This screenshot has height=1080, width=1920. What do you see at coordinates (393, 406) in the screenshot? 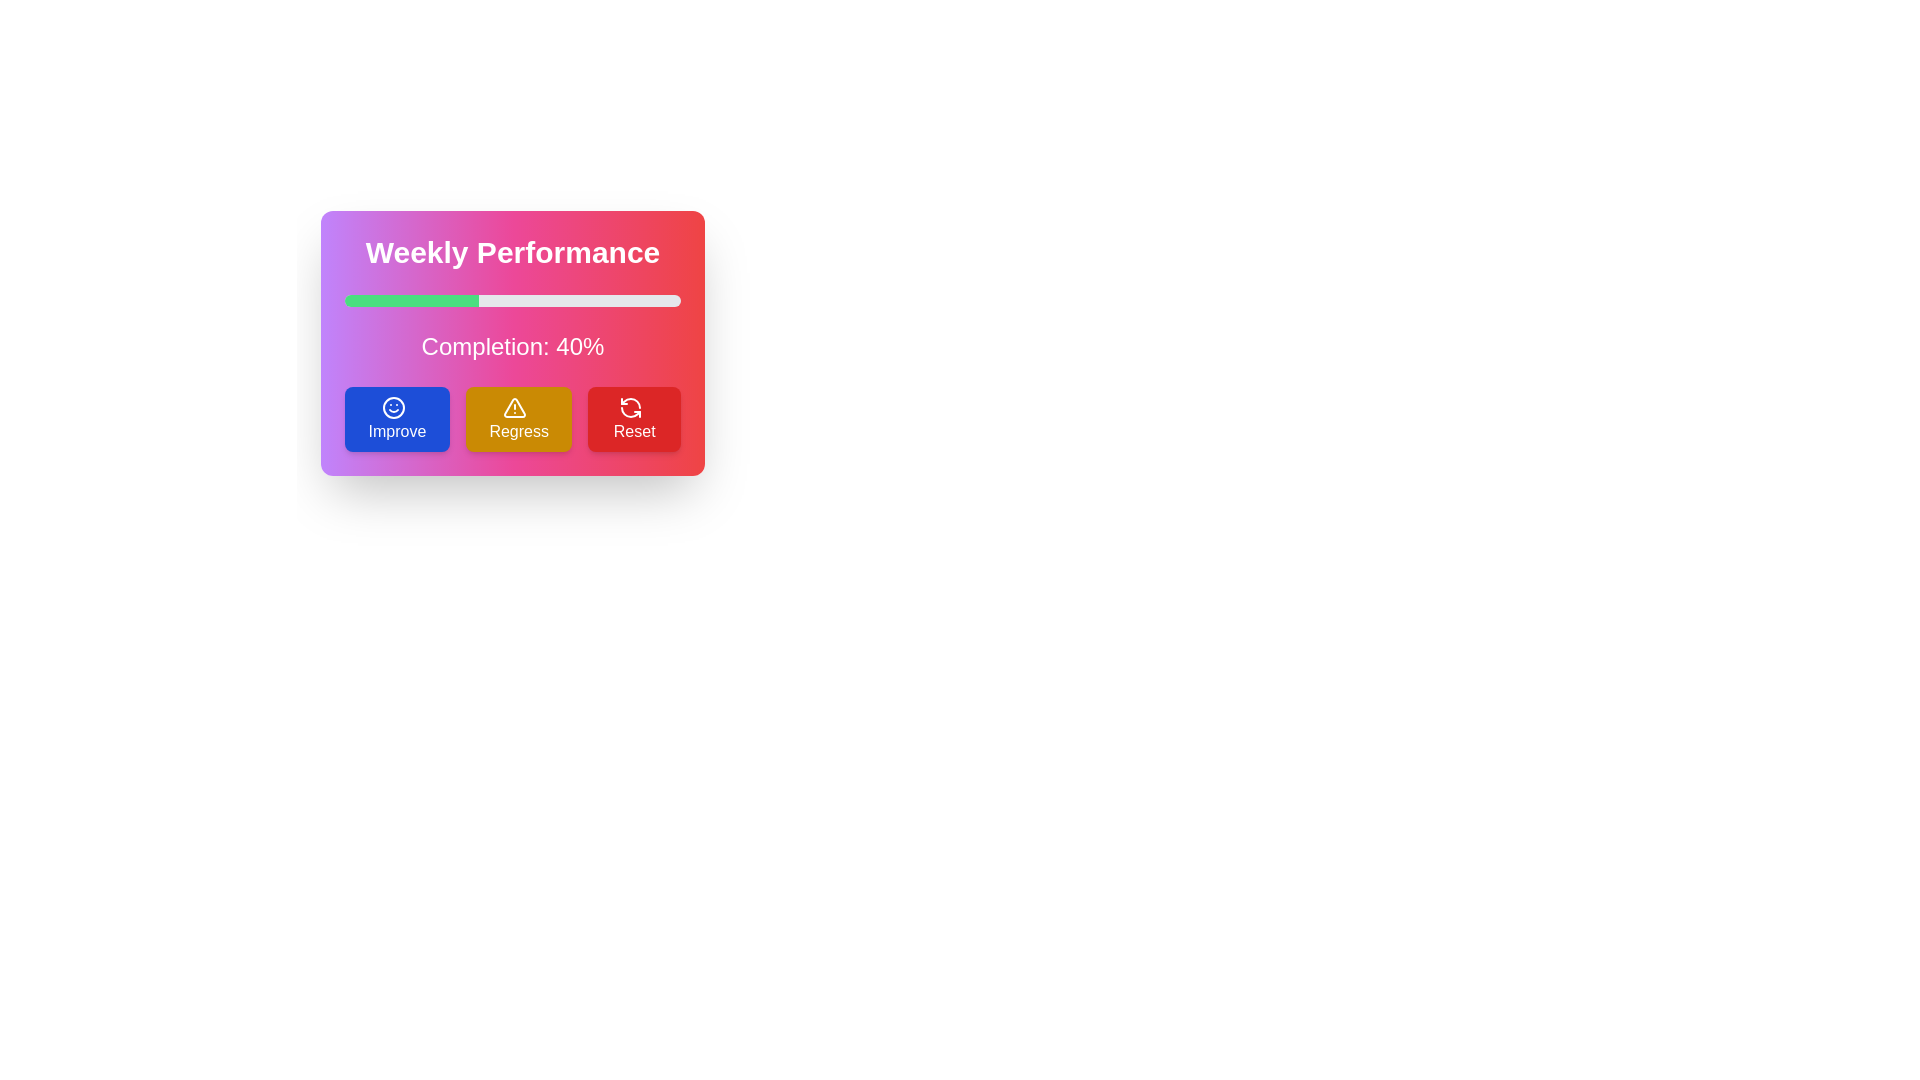
I see `the decorative positivity icon located to the left of the 'Improve' button, which enhances the button's thematic appeal` at bounding box center [393, 406].